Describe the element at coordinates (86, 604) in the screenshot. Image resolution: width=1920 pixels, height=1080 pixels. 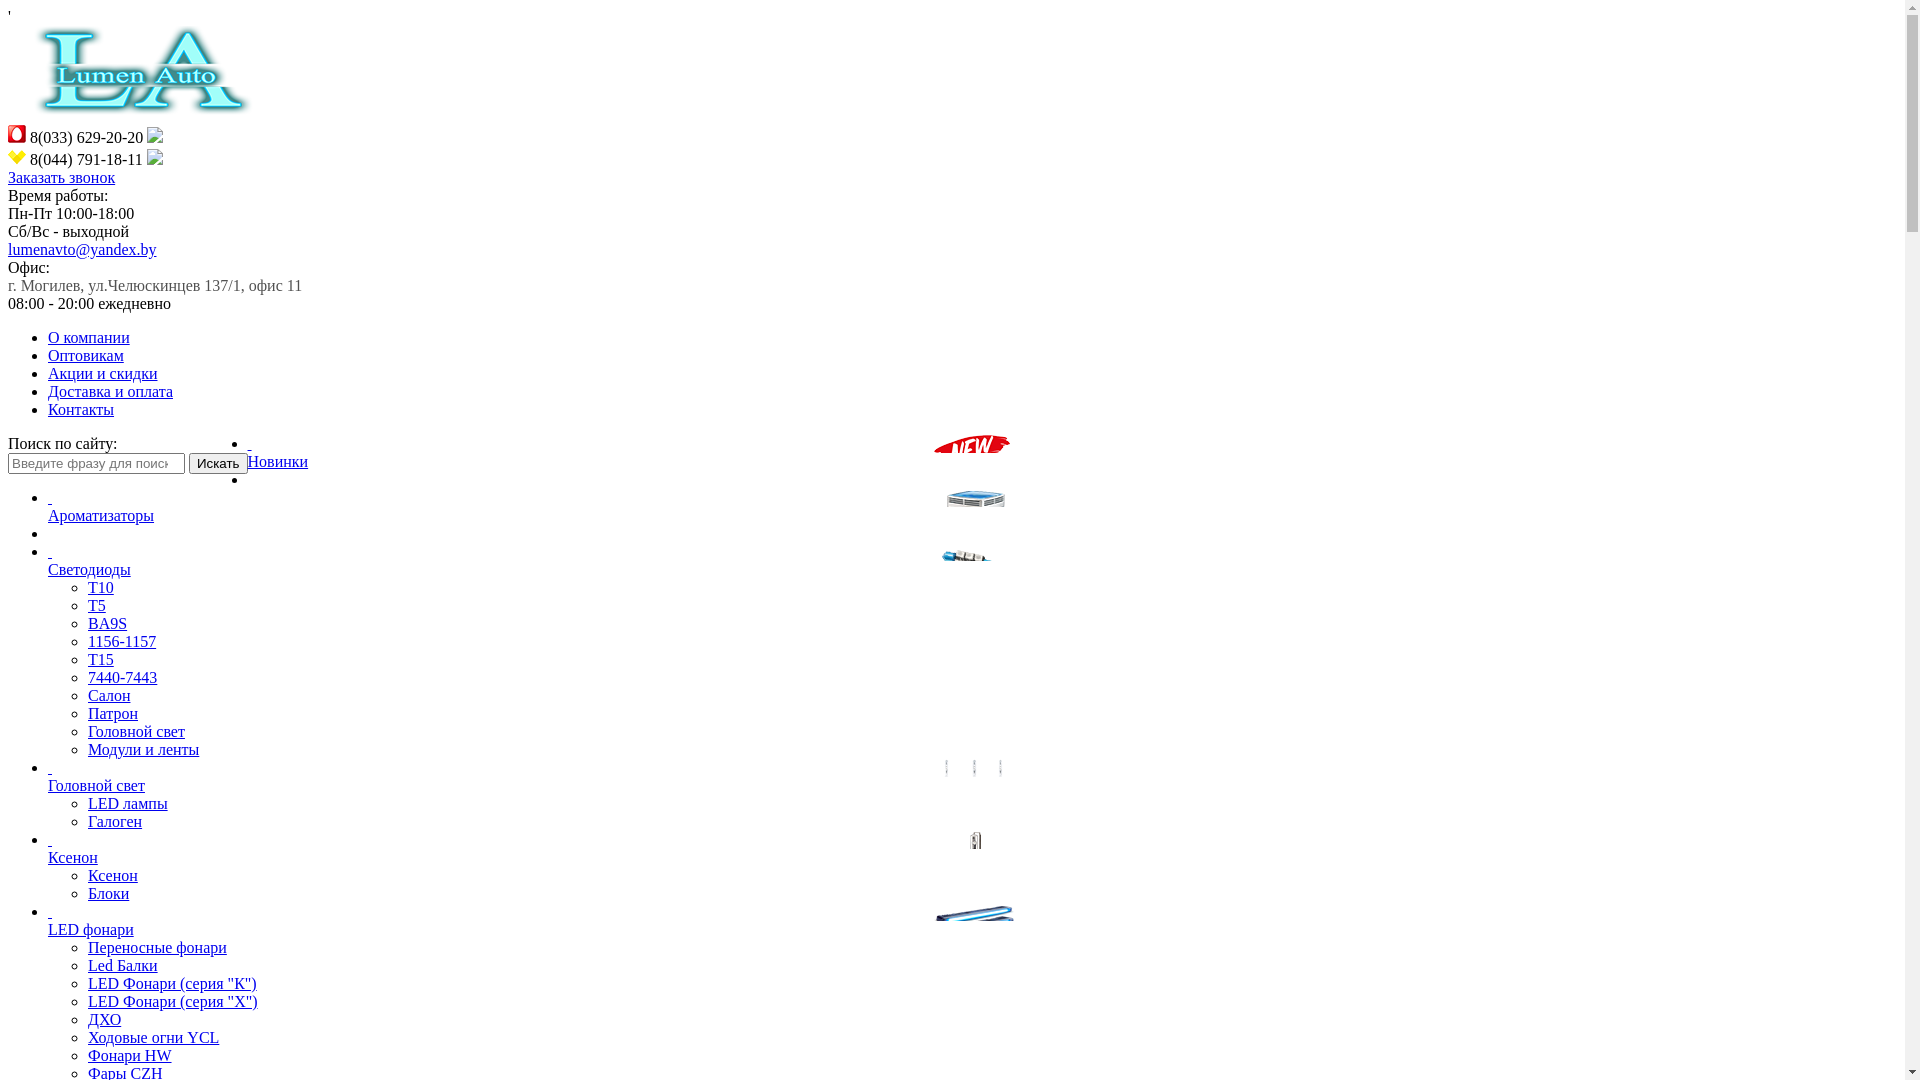
I see `'T5'` at that location.